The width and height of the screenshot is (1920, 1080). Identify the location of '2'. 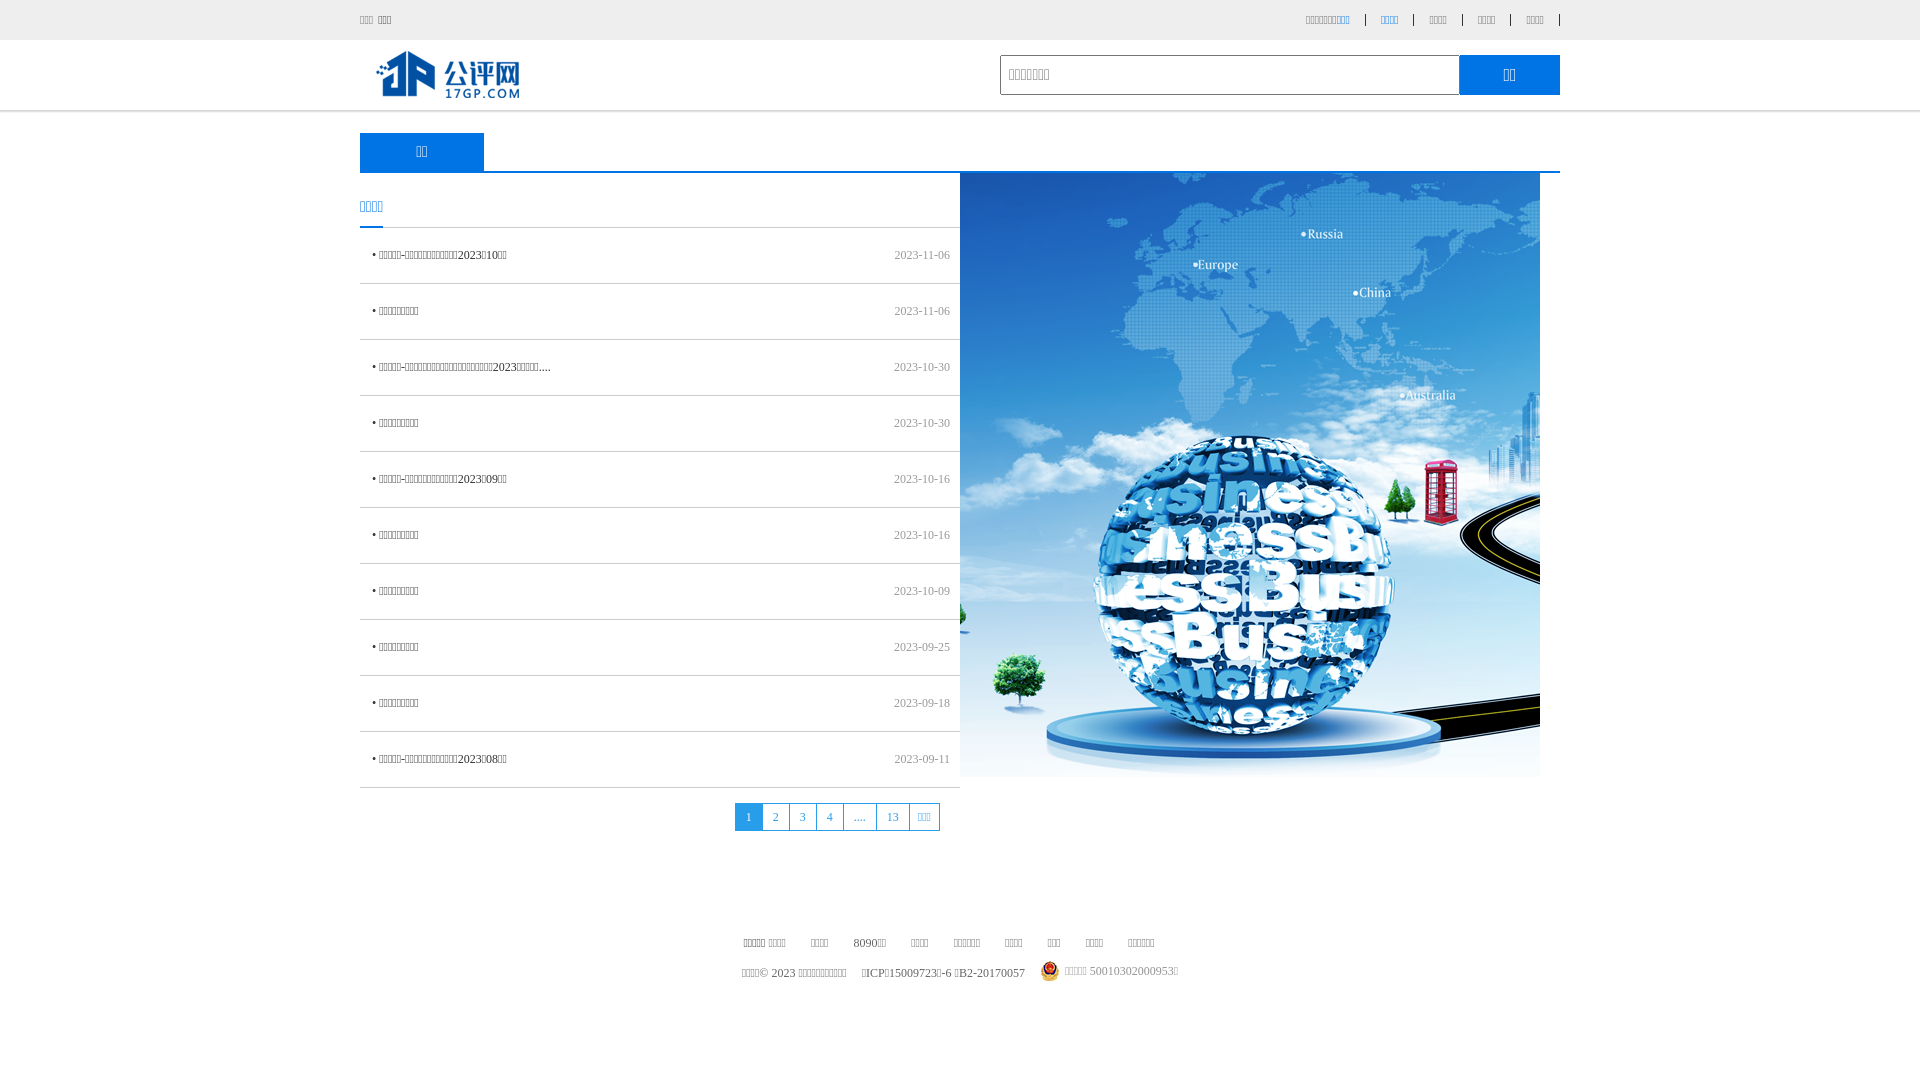
(774, 817).